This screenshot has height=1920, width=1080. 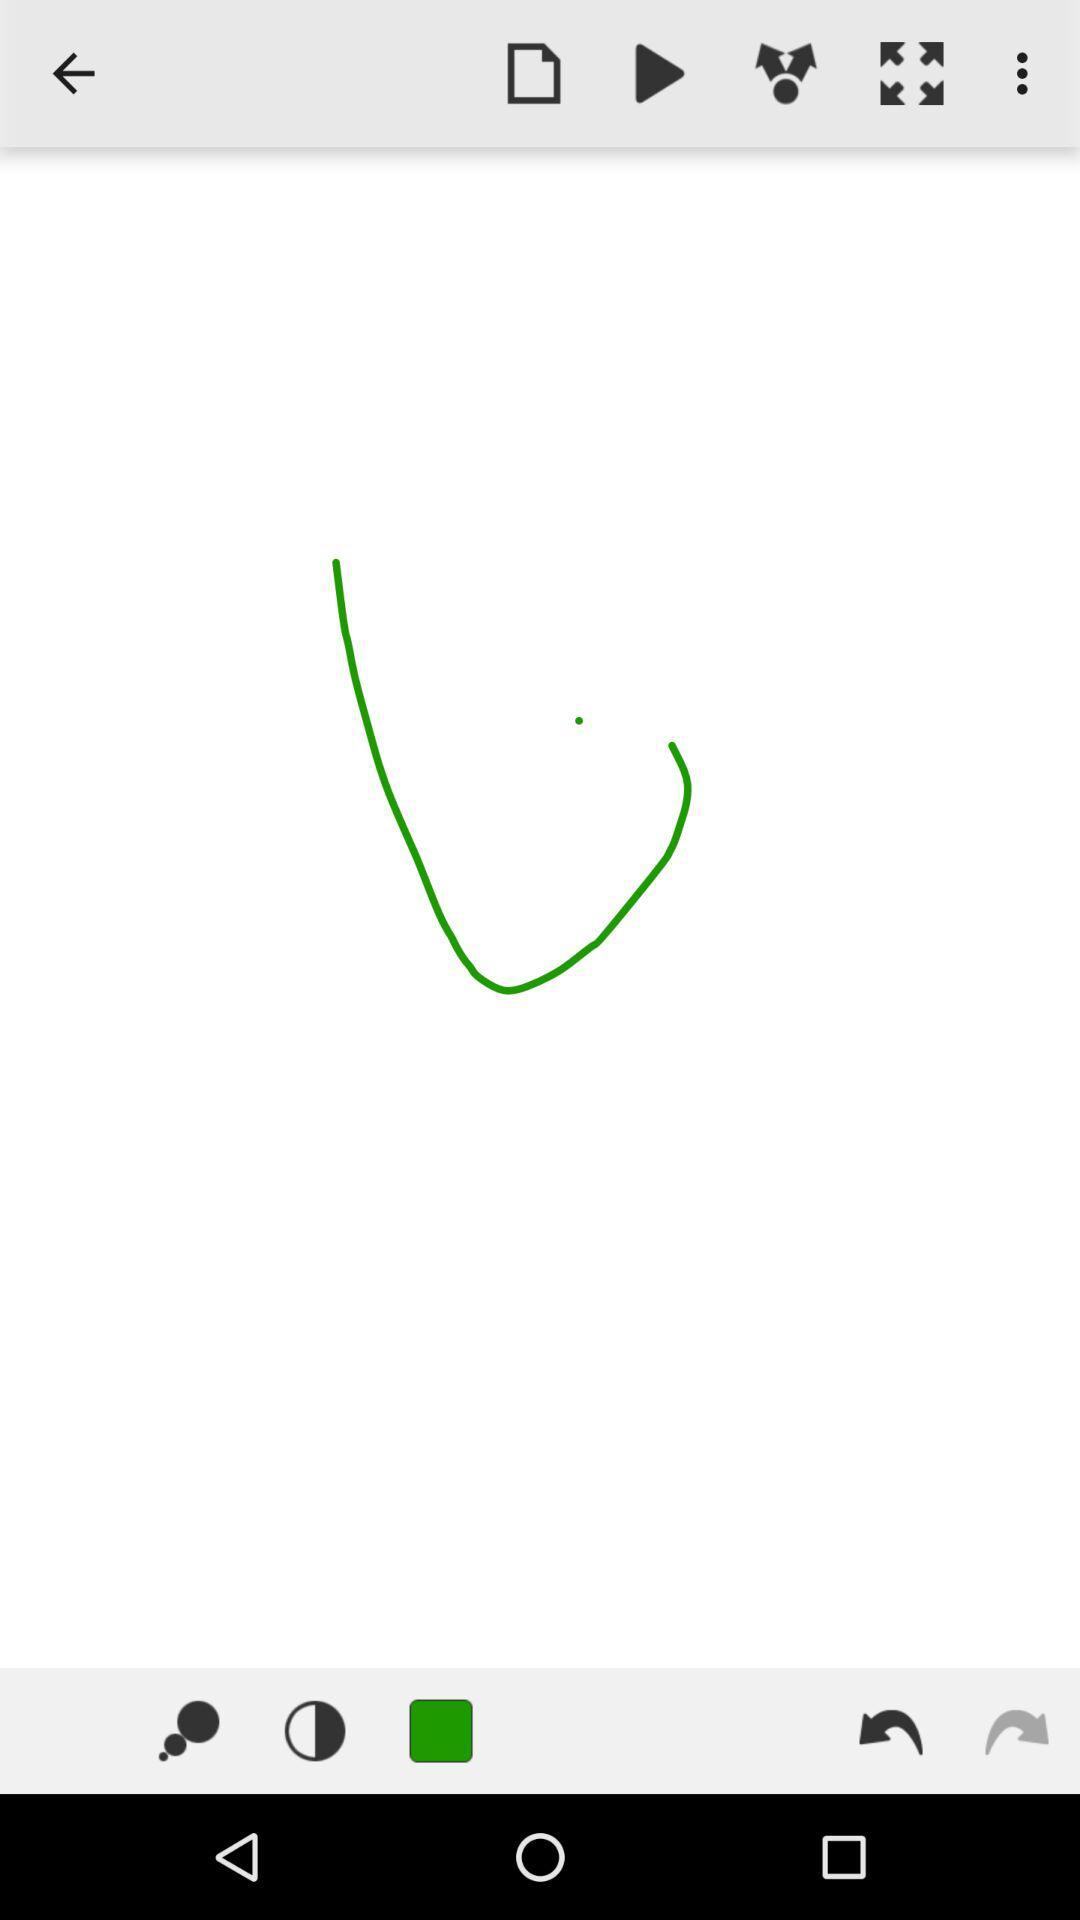 What do you see at coordinates (315, 1730) in the screenshot?
I see `the info icon` at bounding box center [315, 1730].